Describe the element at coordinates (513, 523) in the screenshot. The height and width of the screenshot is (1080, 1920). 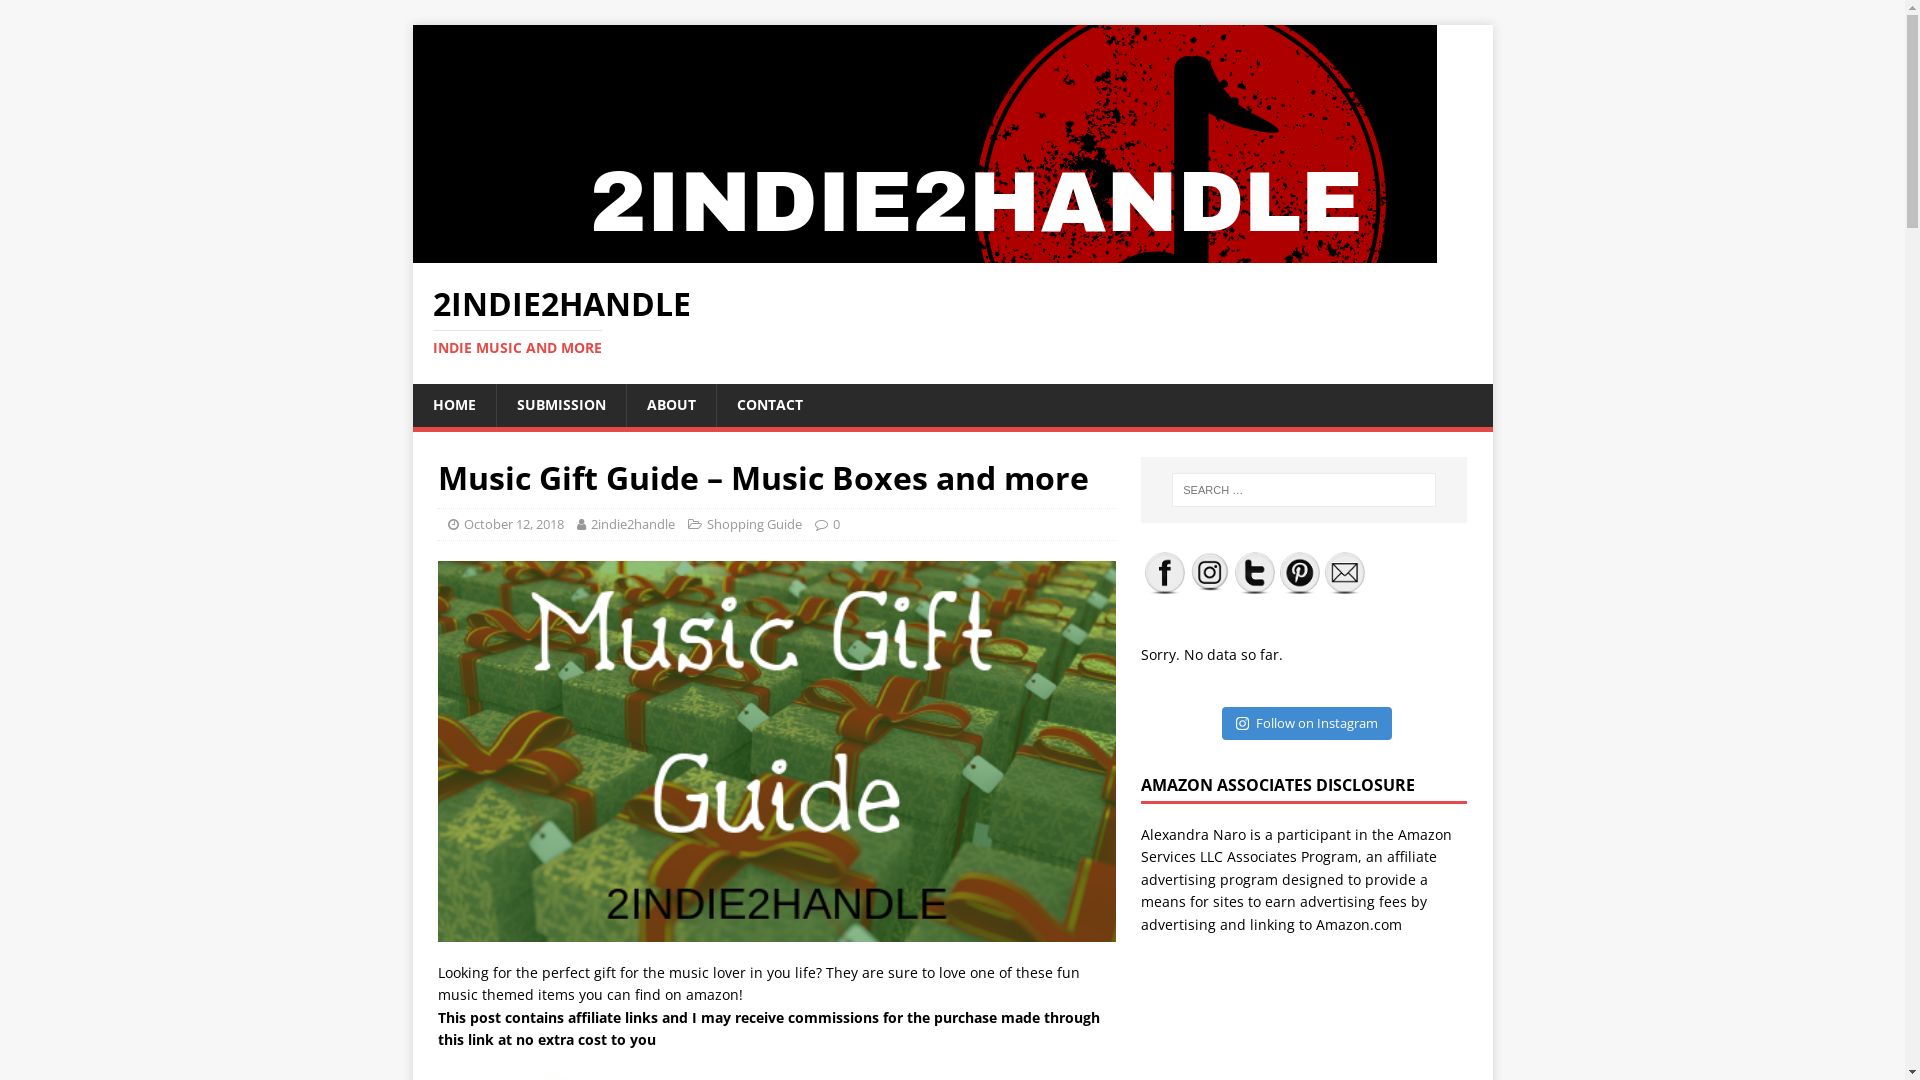
I see `'October 12, 2018'` at that location.